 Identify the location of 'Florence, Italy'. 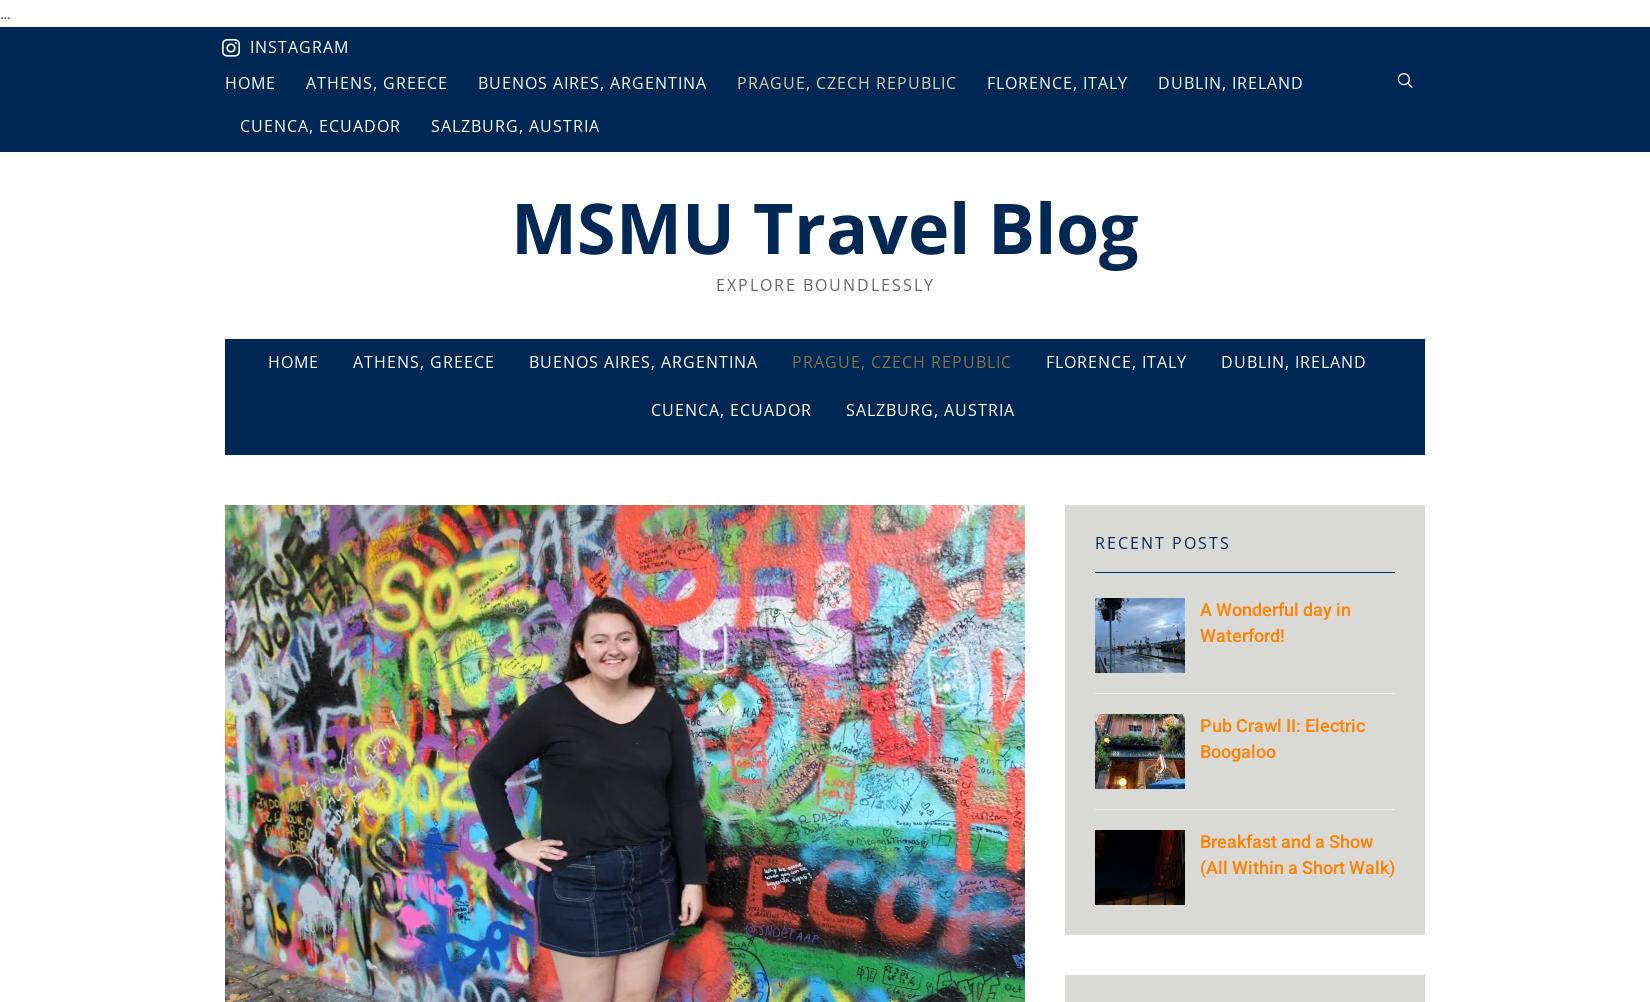
(1116, 362).